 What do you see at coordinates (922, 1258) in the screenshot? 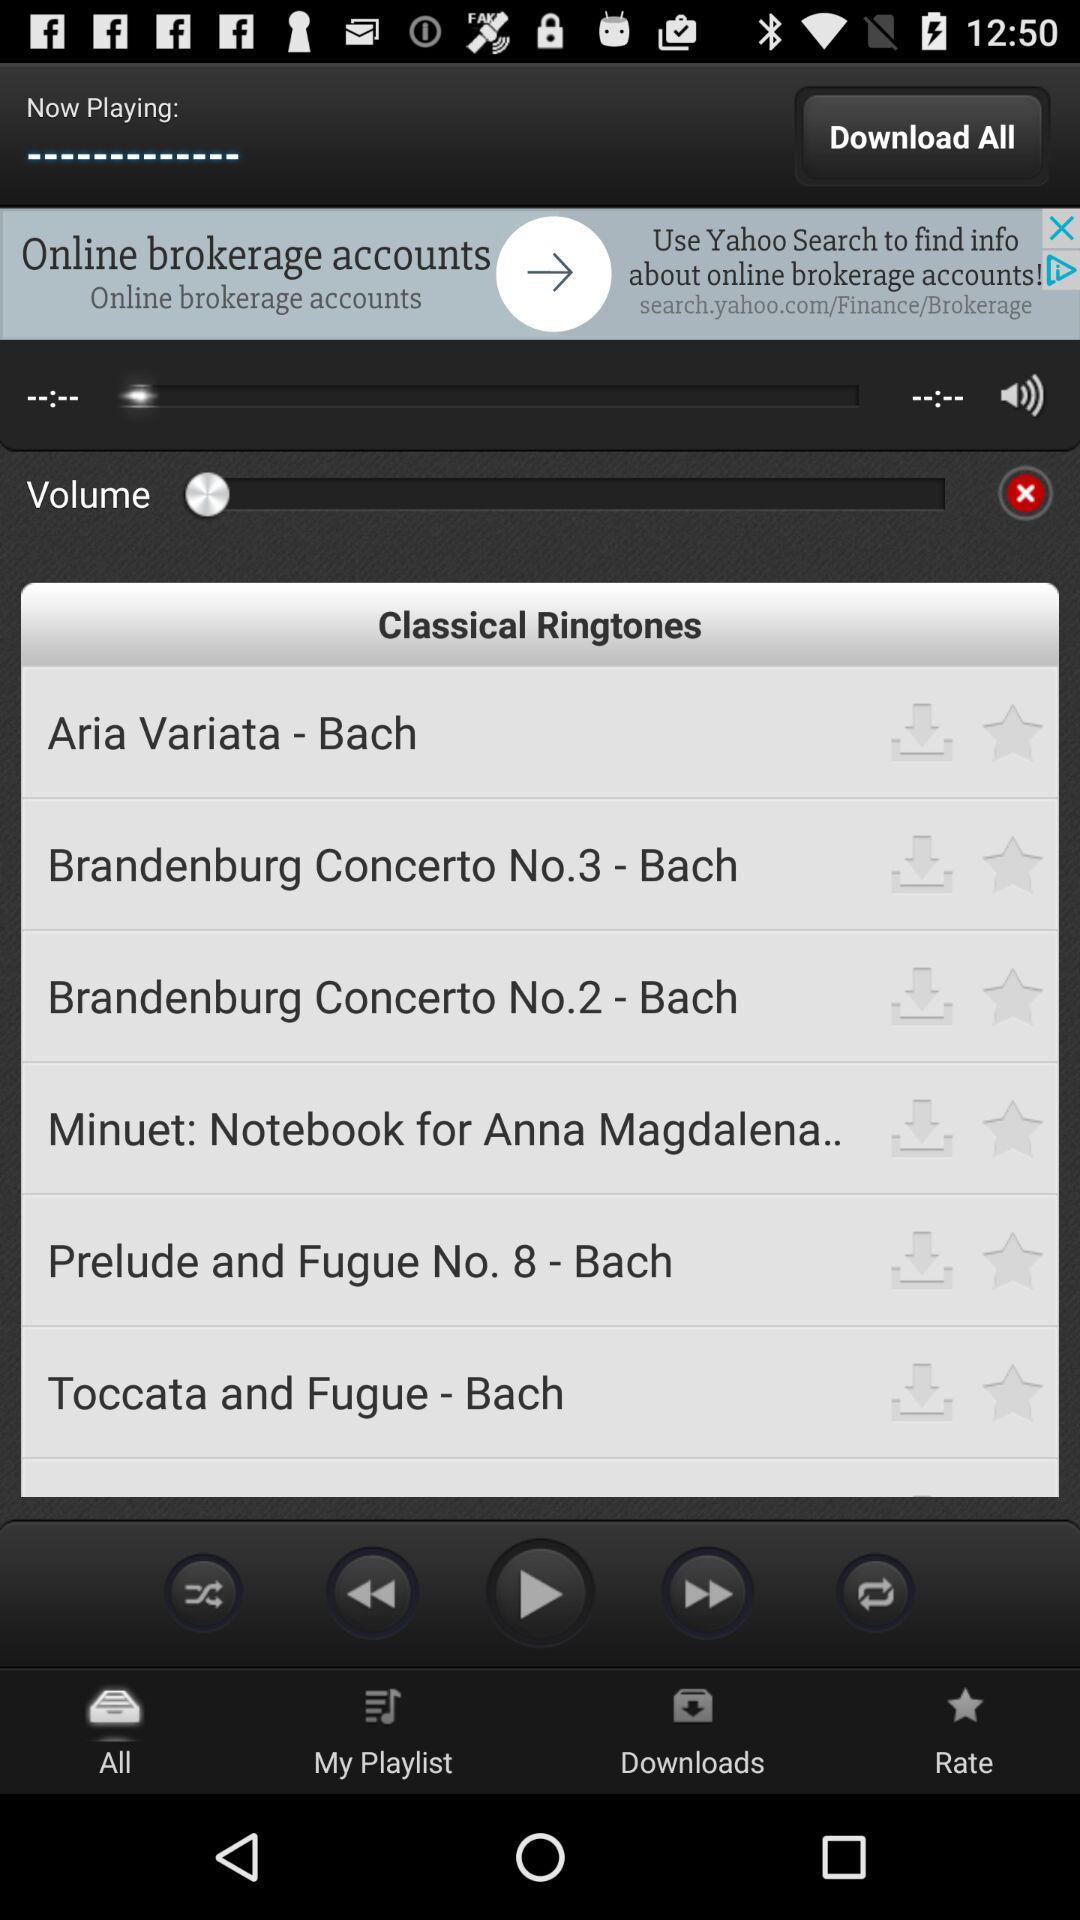
I see `download song` at bounding box center [922, 1258].